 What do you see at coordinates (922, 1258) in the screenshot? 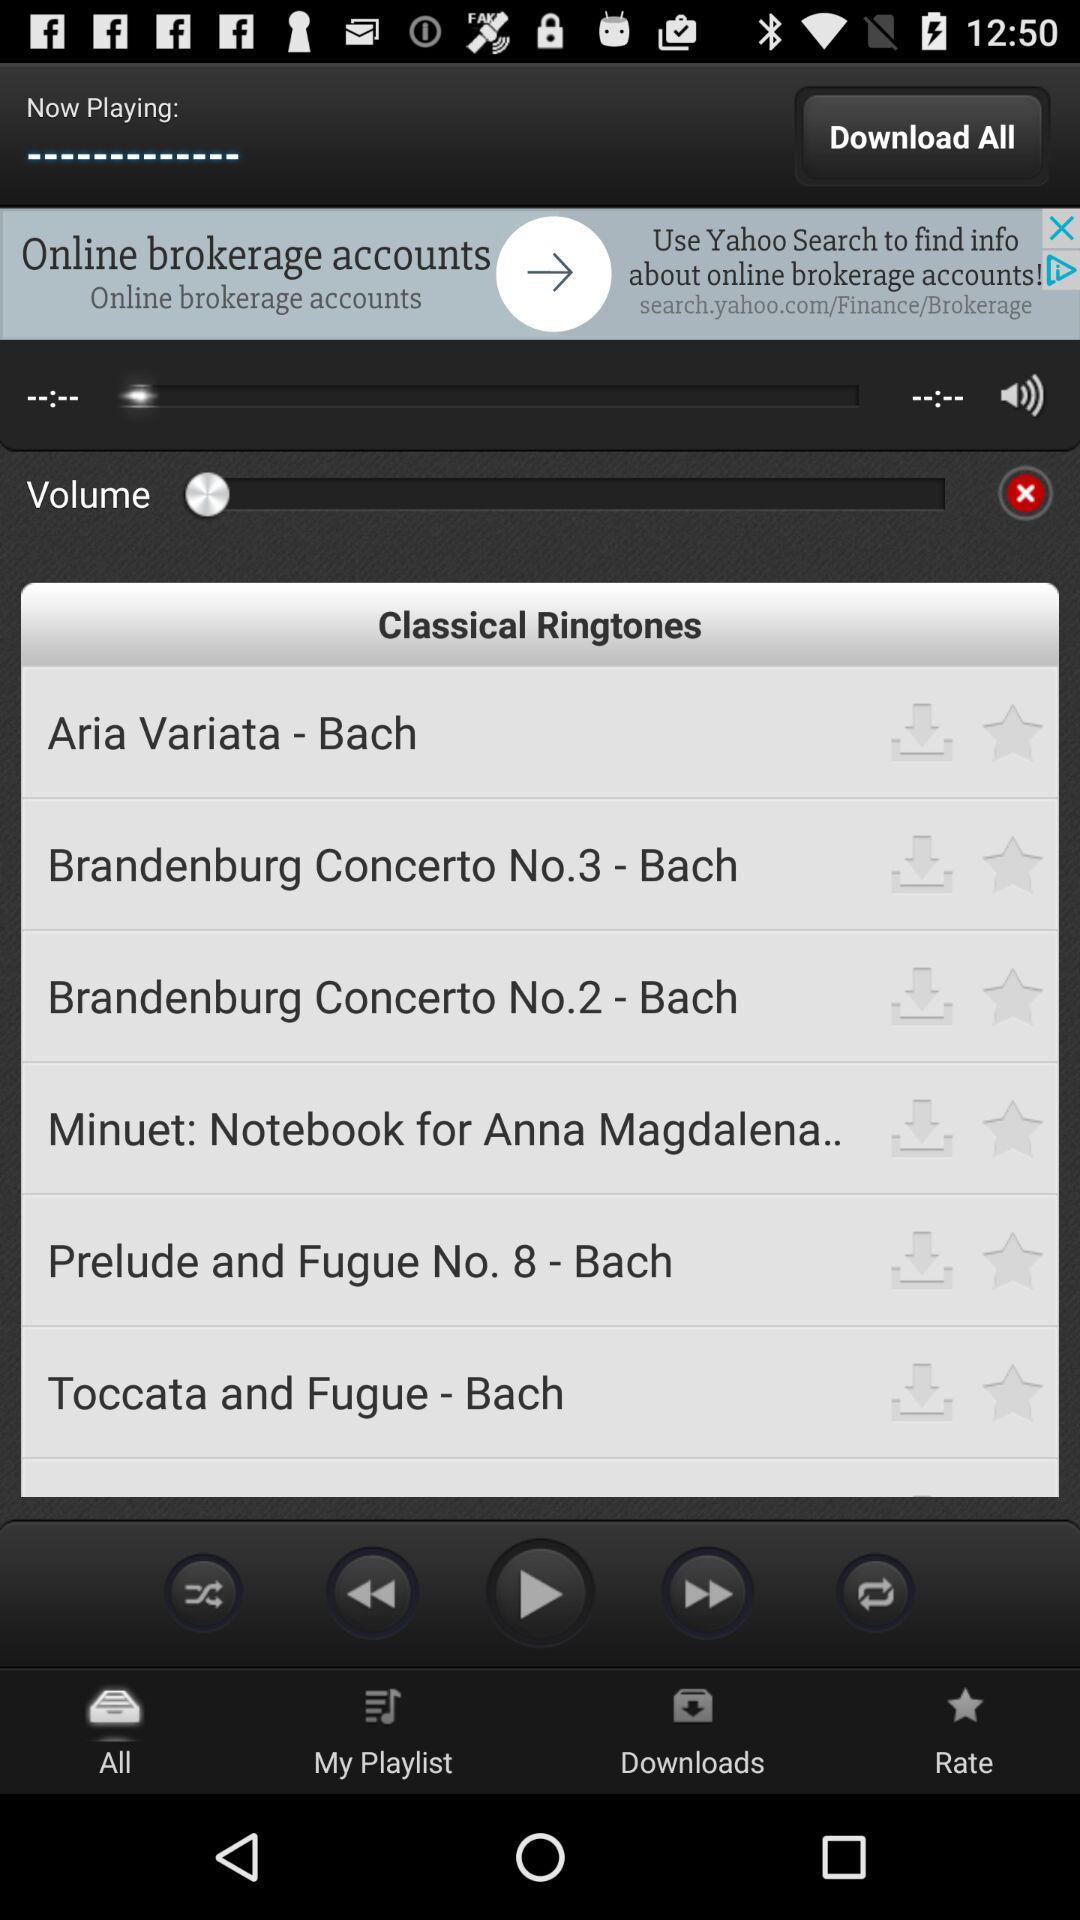
I see `download song` at bounding box center [922, 1258].